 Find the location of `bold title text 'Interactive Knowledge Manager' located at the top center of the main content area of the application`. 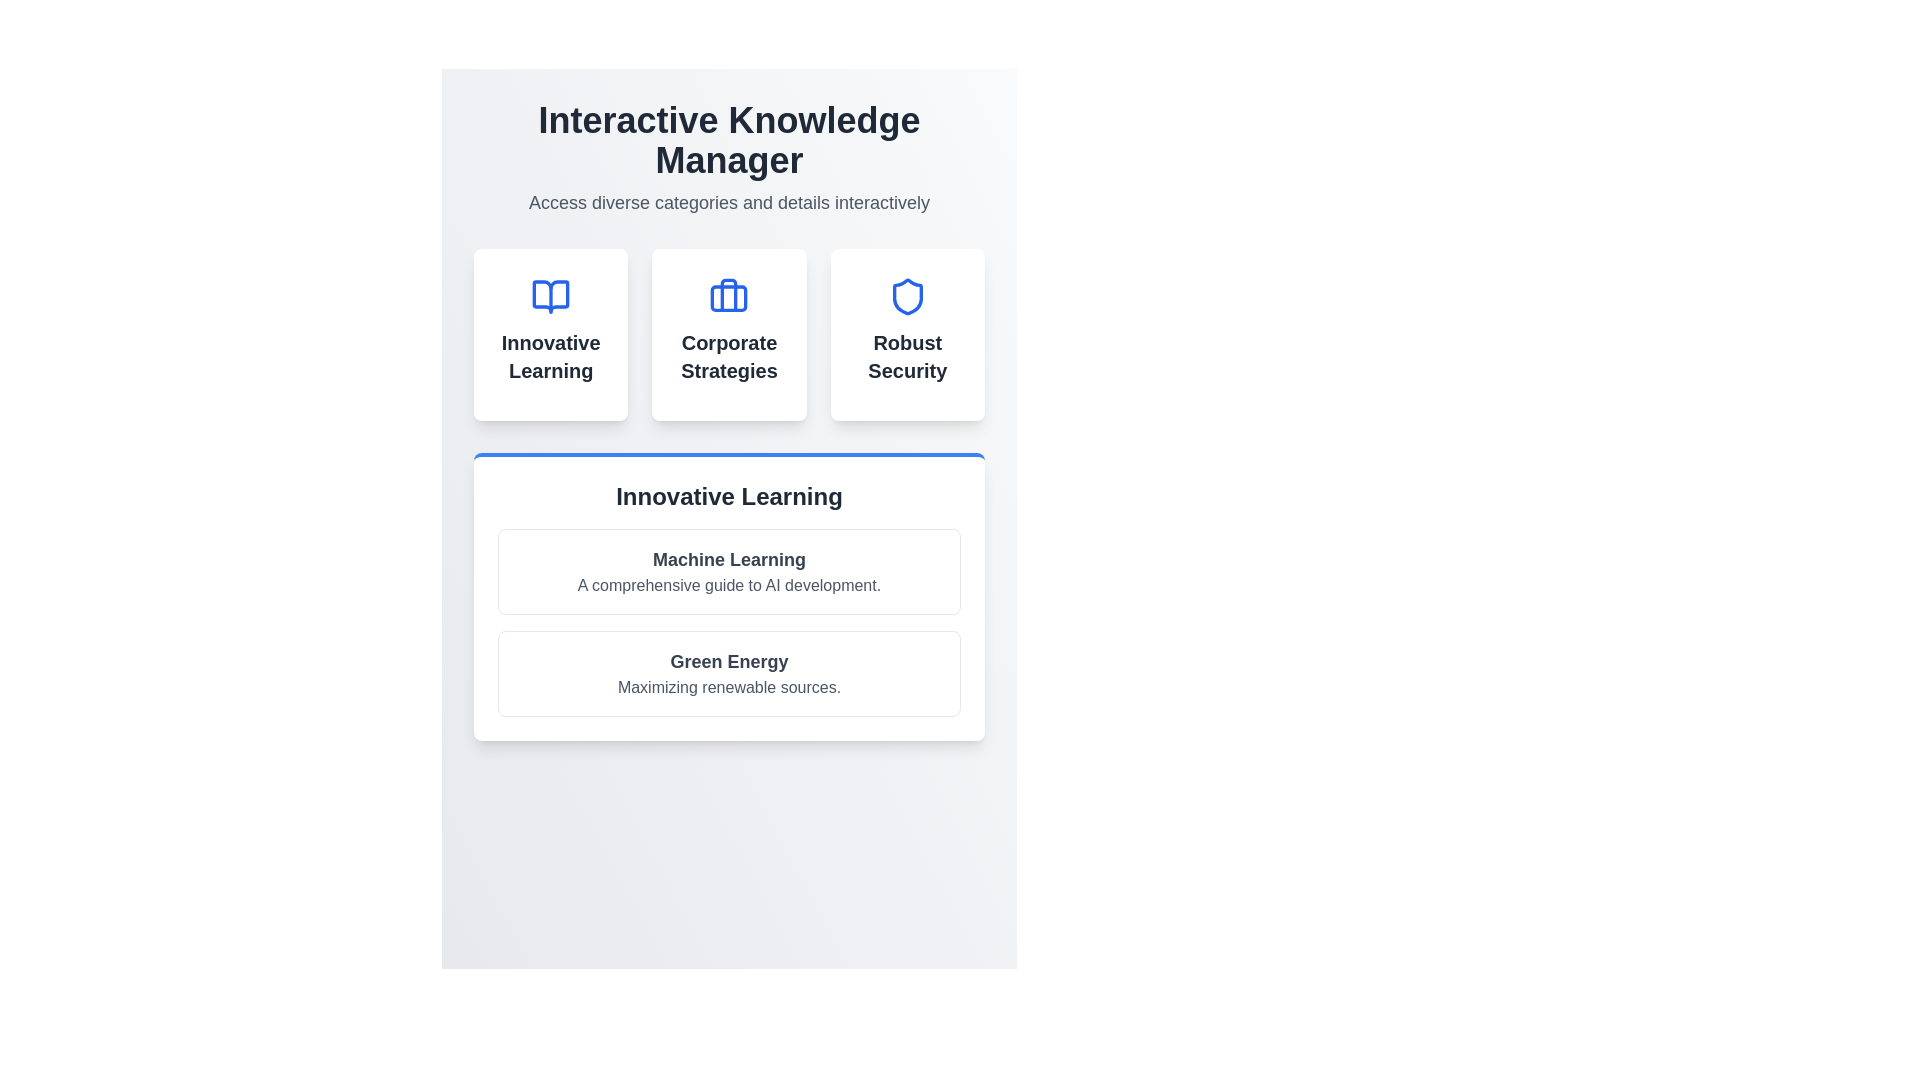

bold title text 'Interactive Knowledge Manager' located at the top center of the main content area of the application is located at coordinates (728, 140).